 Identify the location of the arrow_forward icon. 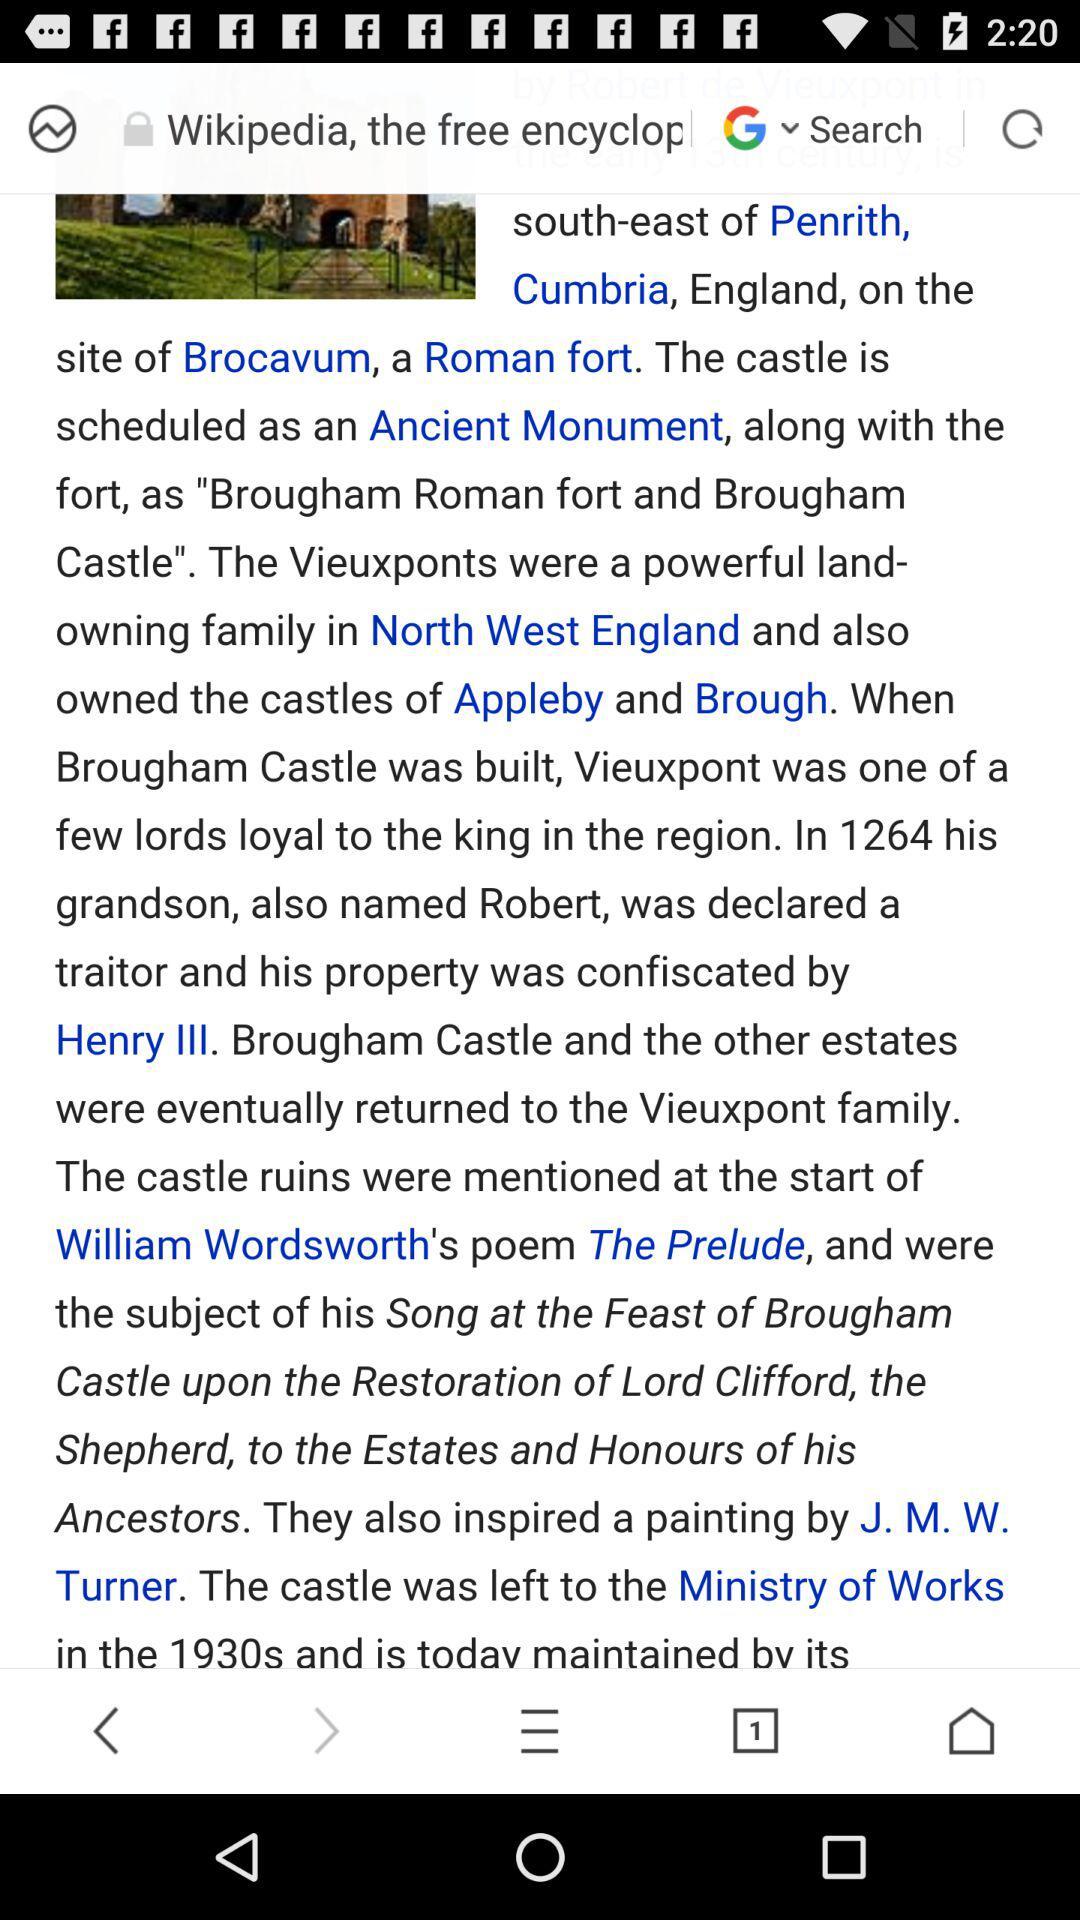
(323, 1851).